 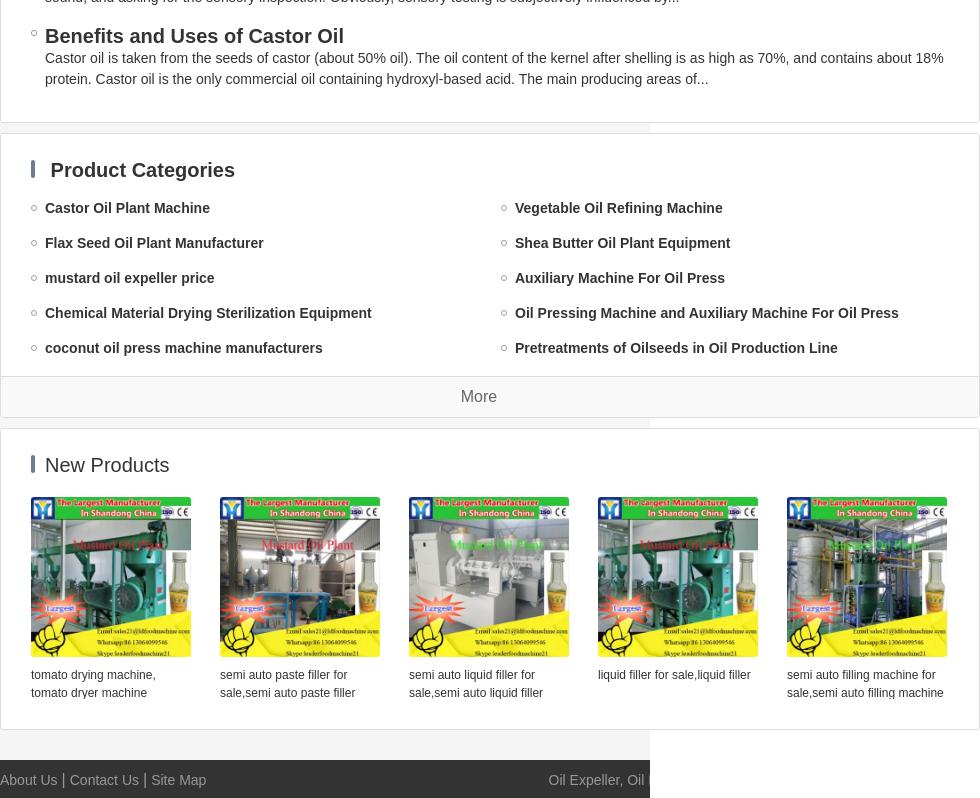 What do you see at coordinates (129, 278) in the screenshot?
I see `'mustard oil expeller price'` at bounding box center [129, 278].